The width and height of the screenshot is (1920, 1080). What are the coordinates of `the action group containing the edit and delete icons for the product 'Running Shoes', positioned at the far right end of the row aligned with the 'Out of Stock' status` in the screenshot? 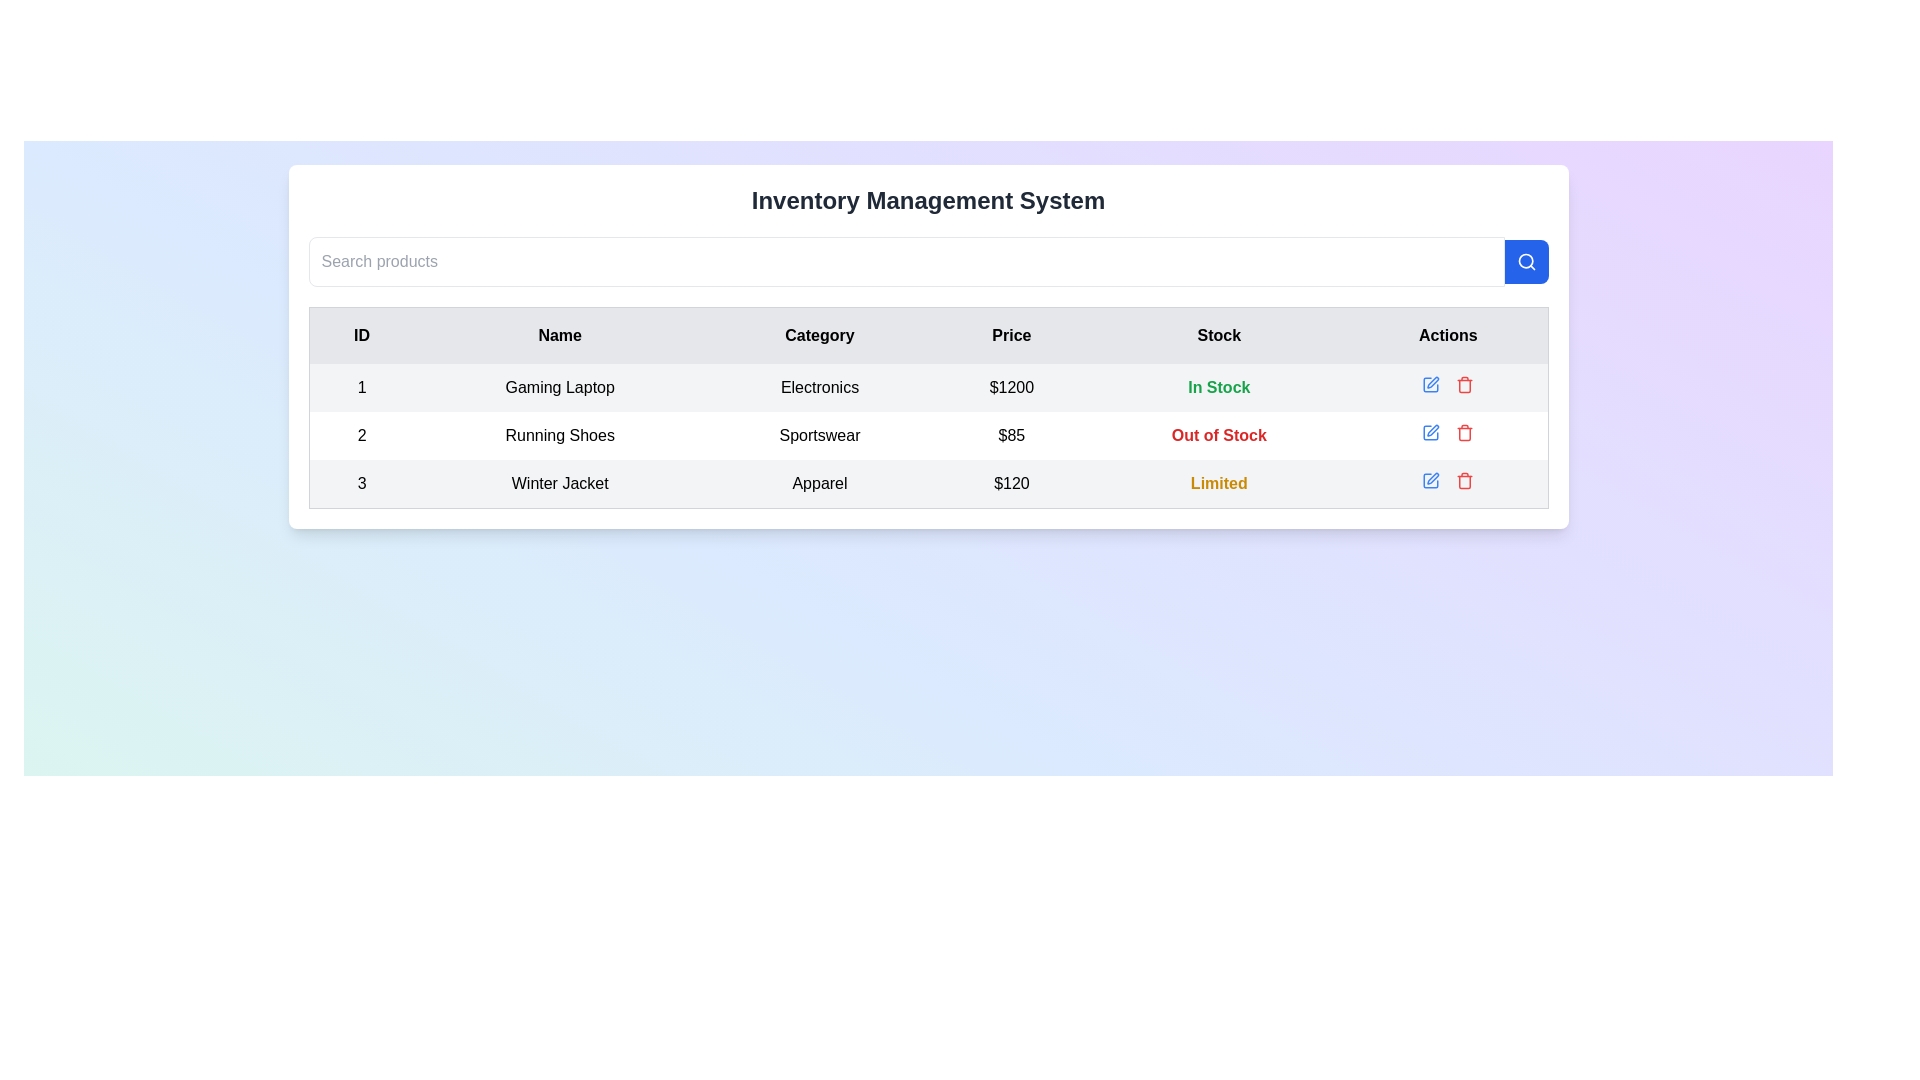 It's located at (1448, 431).